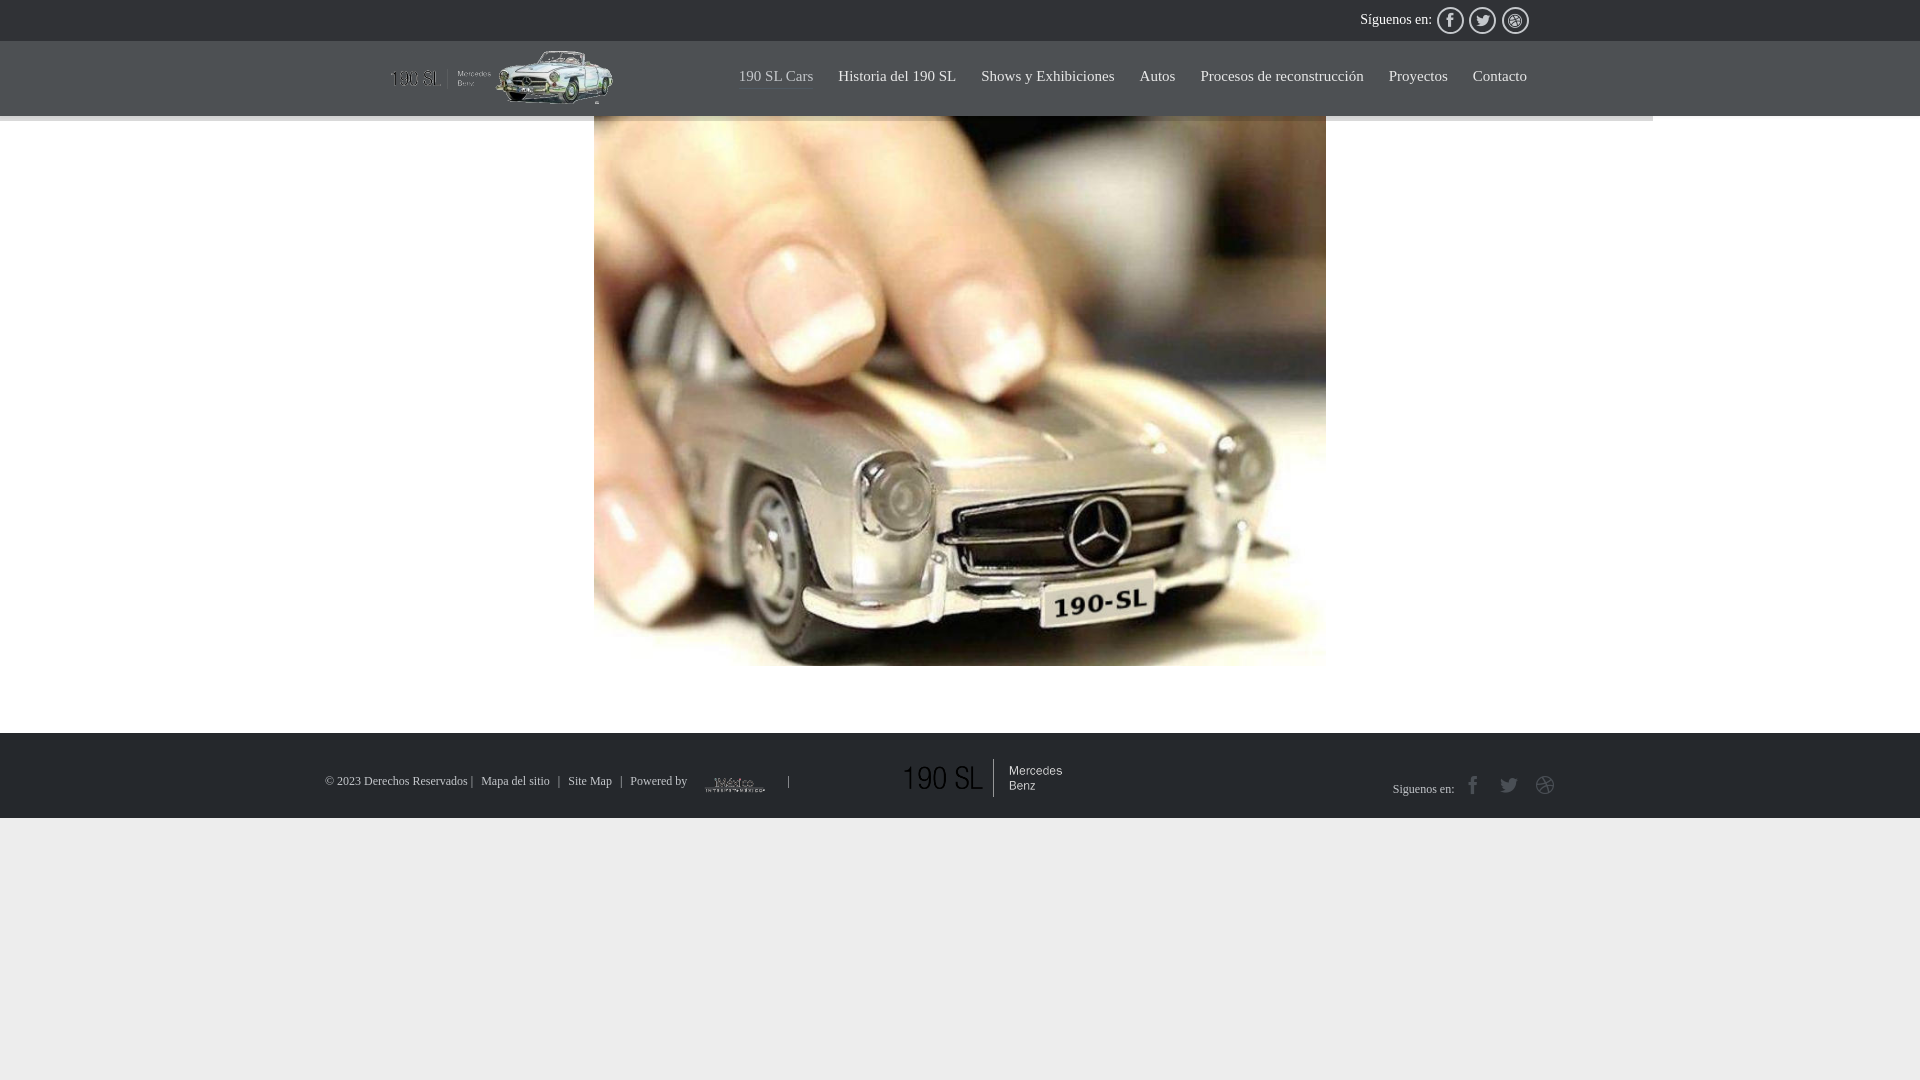 The height and width of the screenshot is (1080, 1920). What do you see at coordinates (589, 779) in the screenshot?
I see `'Site Map'` at bounding box center [589, 779].